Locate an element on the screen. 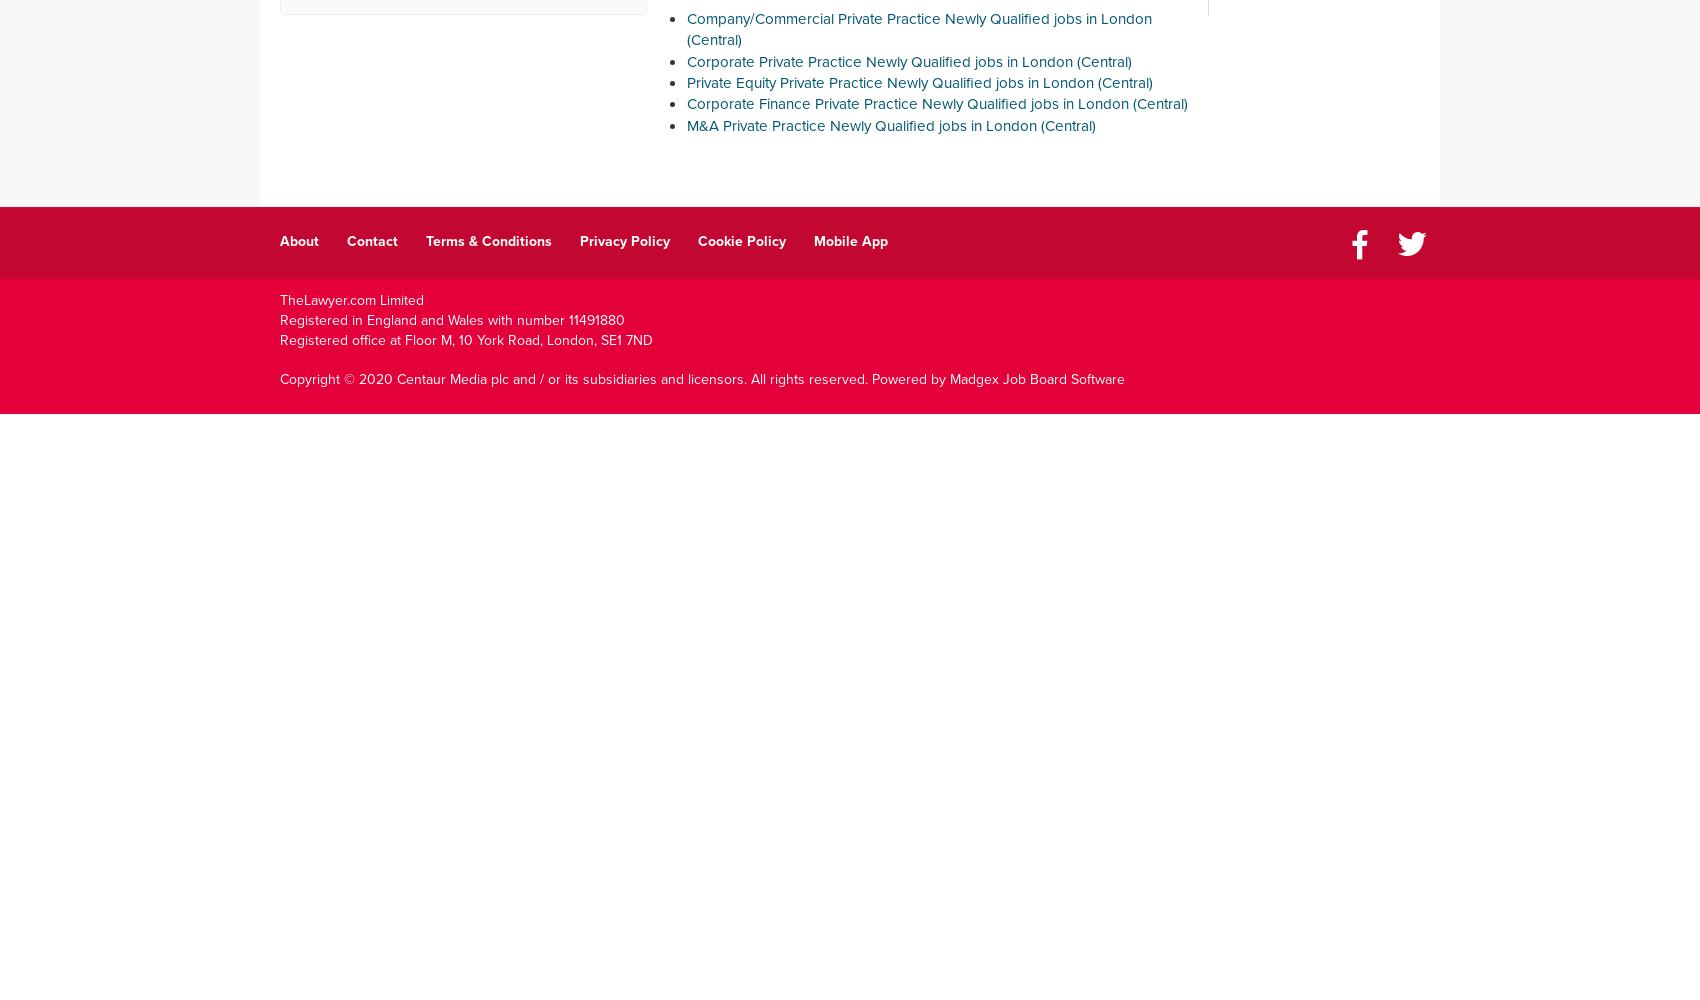 Image resolution: width=1700 pixels, height=1000 pixels. 'TheLawyer.com Limited' is located at coordinates (351, 300).